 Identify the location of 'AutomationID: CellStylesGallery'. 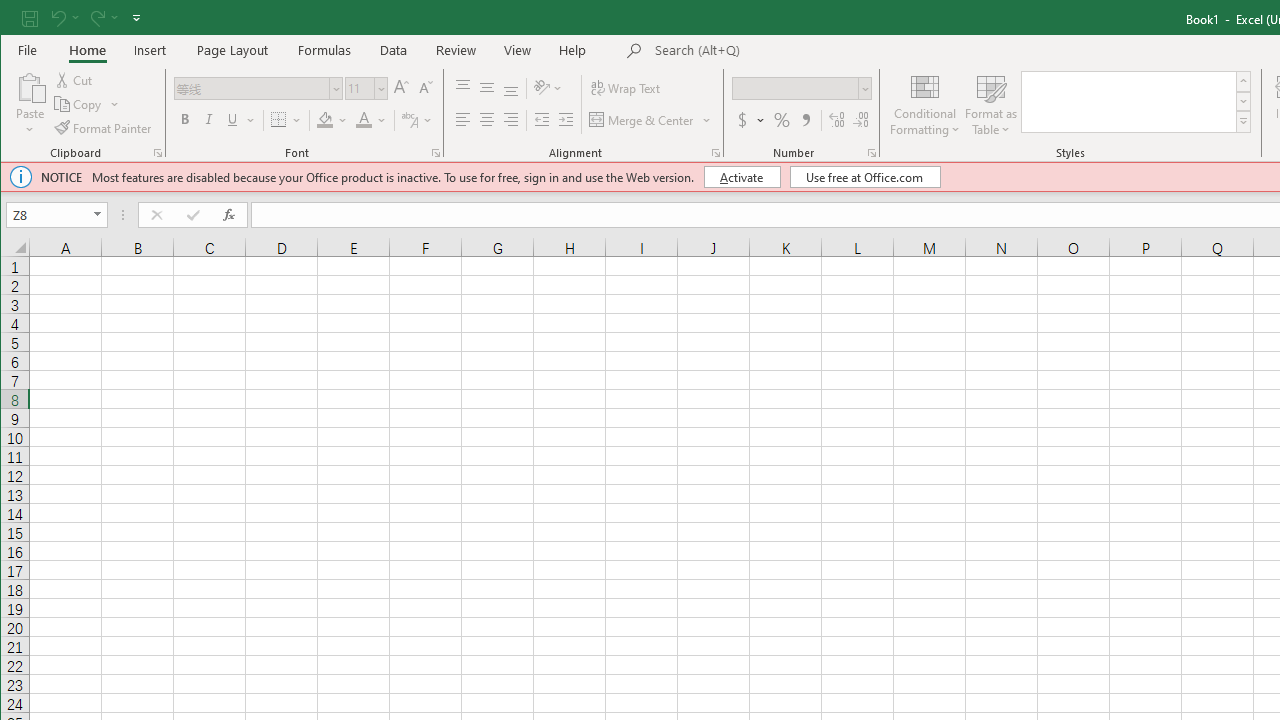
(1137, 102).